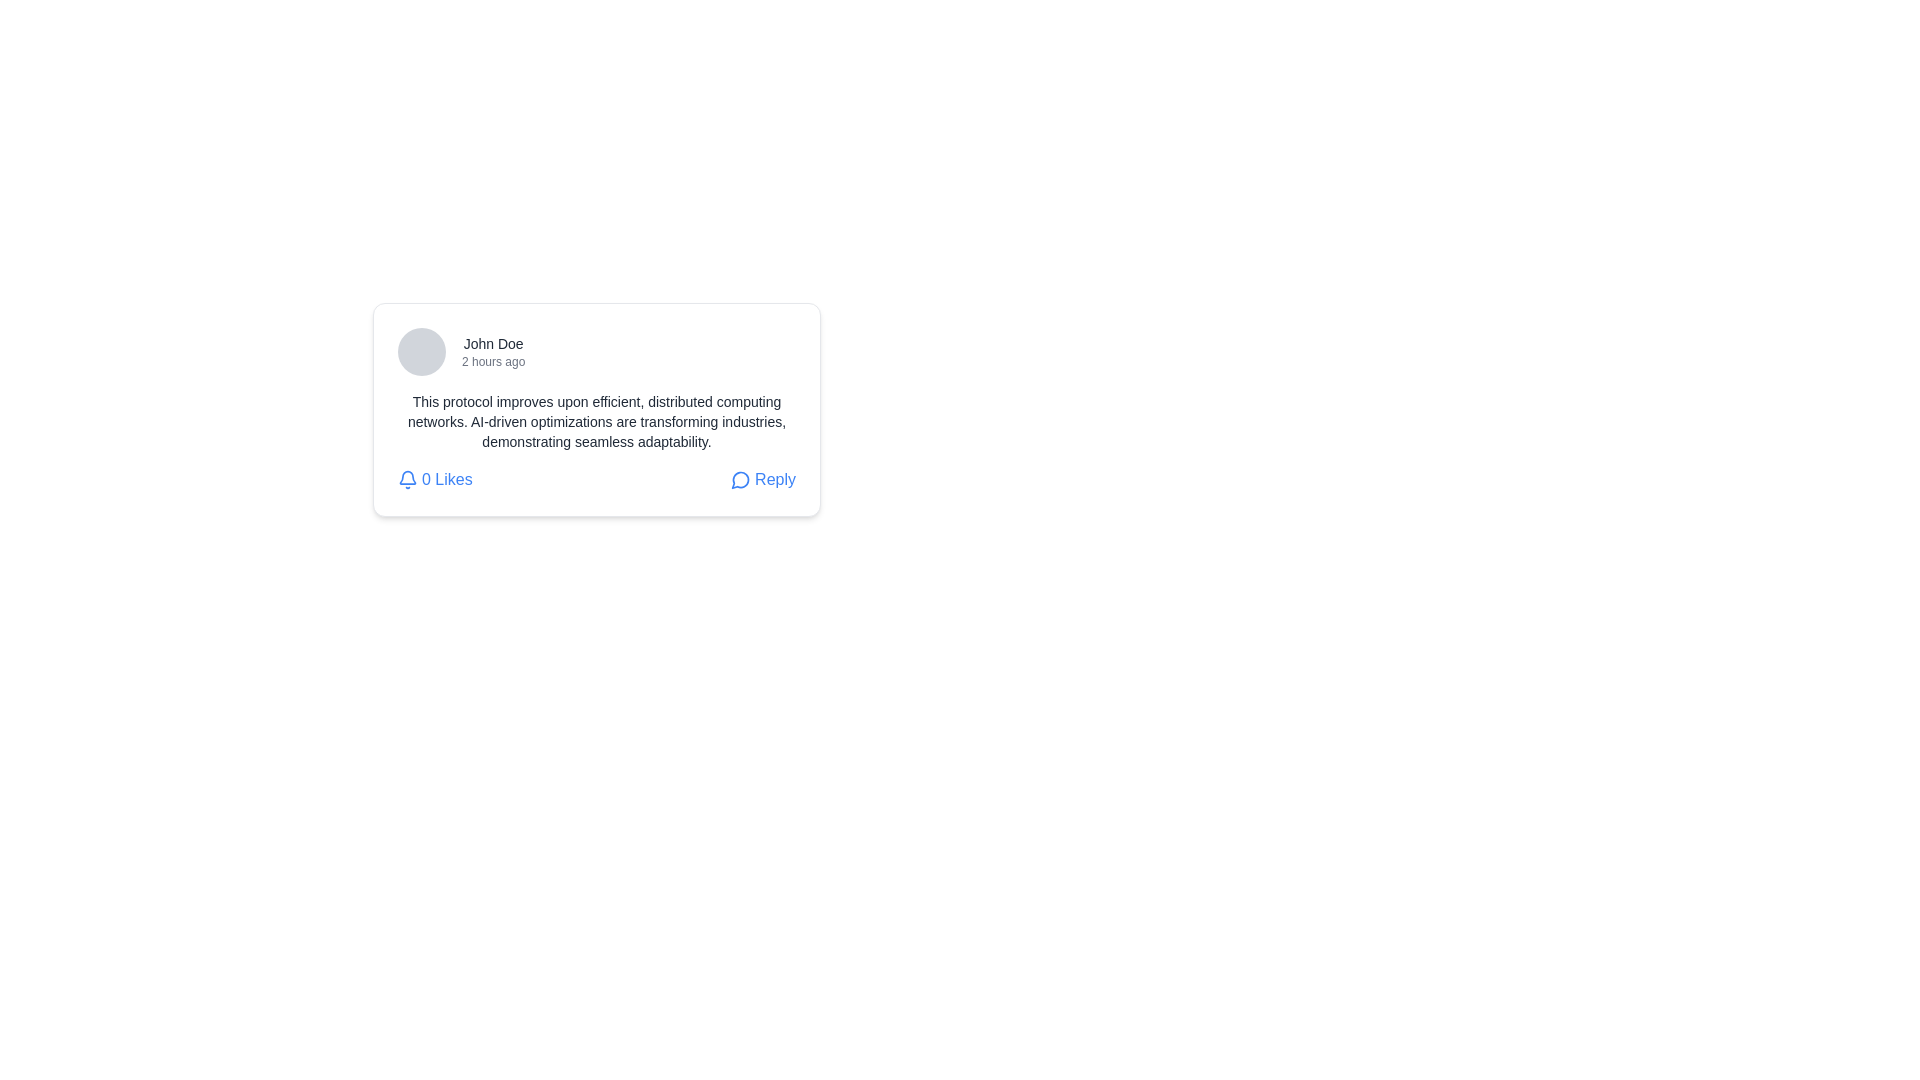 This screenshot has width=1920, height=1080. I want to click on the notification bell icon, which represents alerts or updates within the application, located at the bottom left of the user comment card, so click(407, 477).